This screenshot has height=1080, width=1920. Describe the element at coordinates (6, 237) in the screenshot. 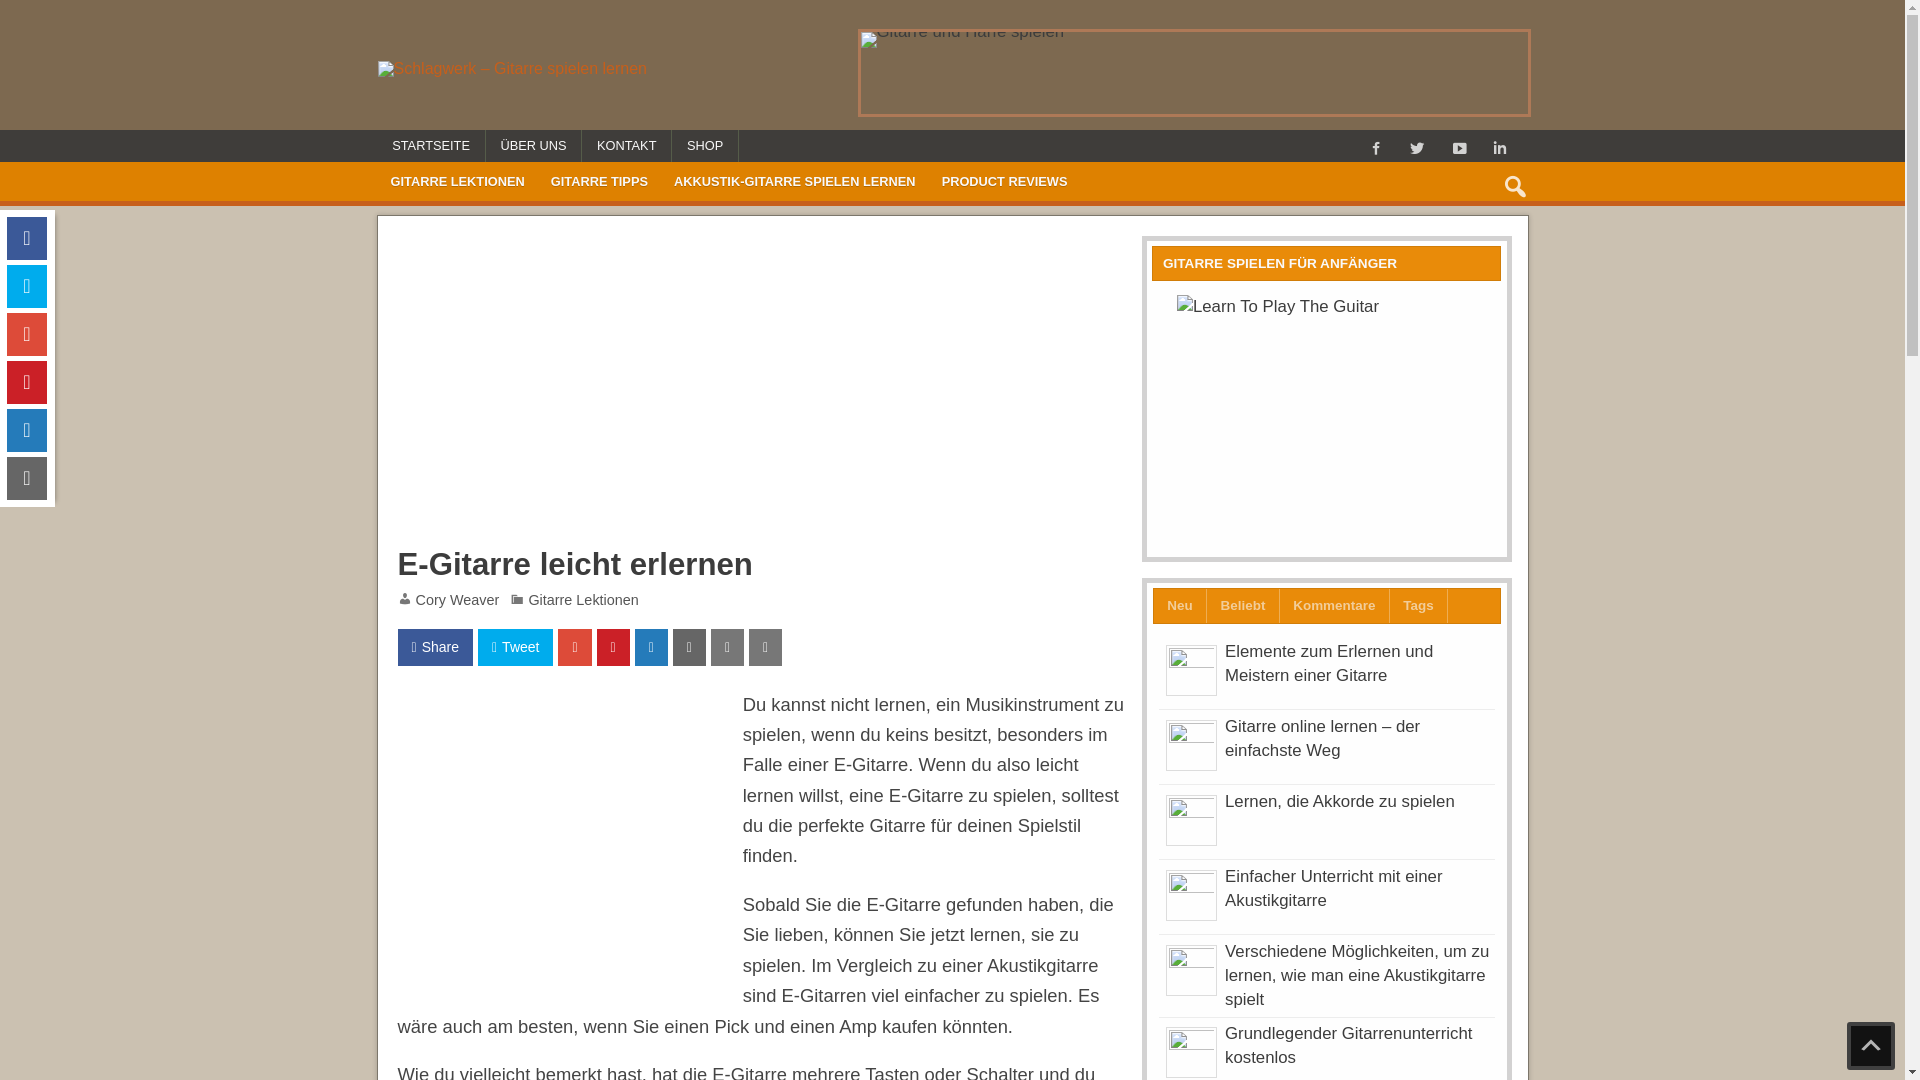

I see `'Share On Facebook'` at that location.